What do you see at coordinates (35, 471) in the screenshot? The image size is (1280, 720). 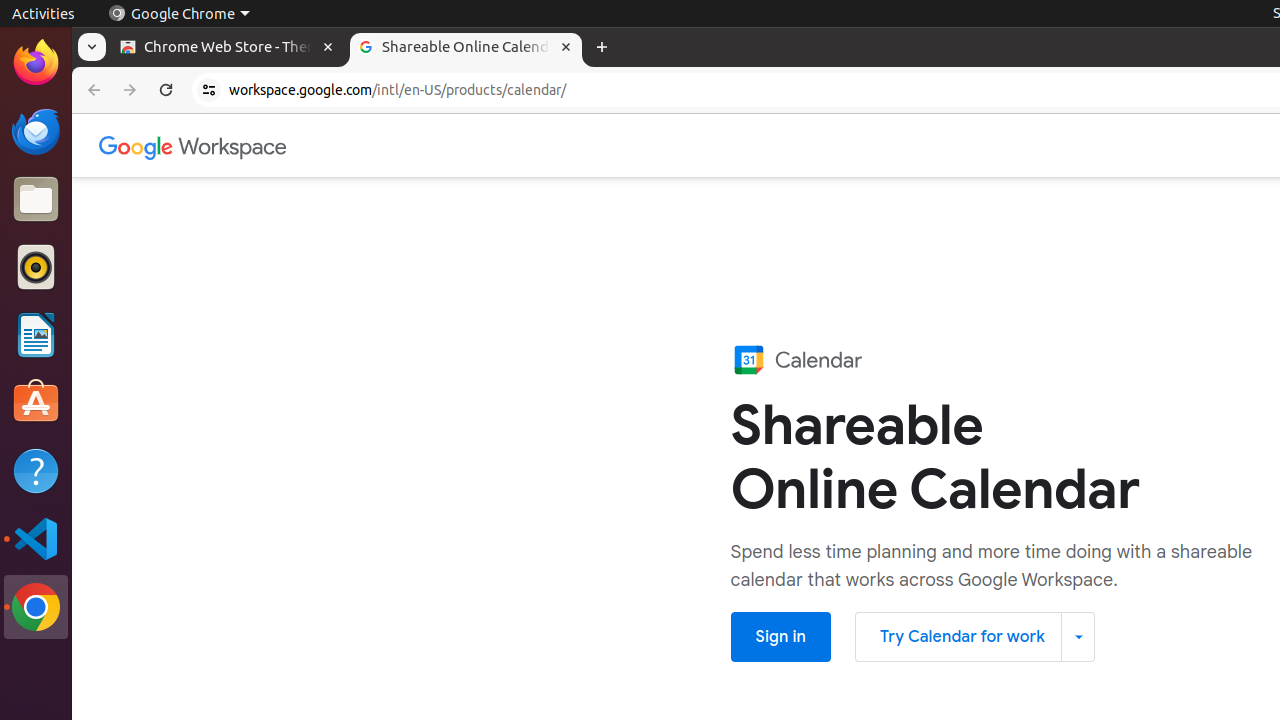 I see `'Help'` at bounding box center [35, 471].